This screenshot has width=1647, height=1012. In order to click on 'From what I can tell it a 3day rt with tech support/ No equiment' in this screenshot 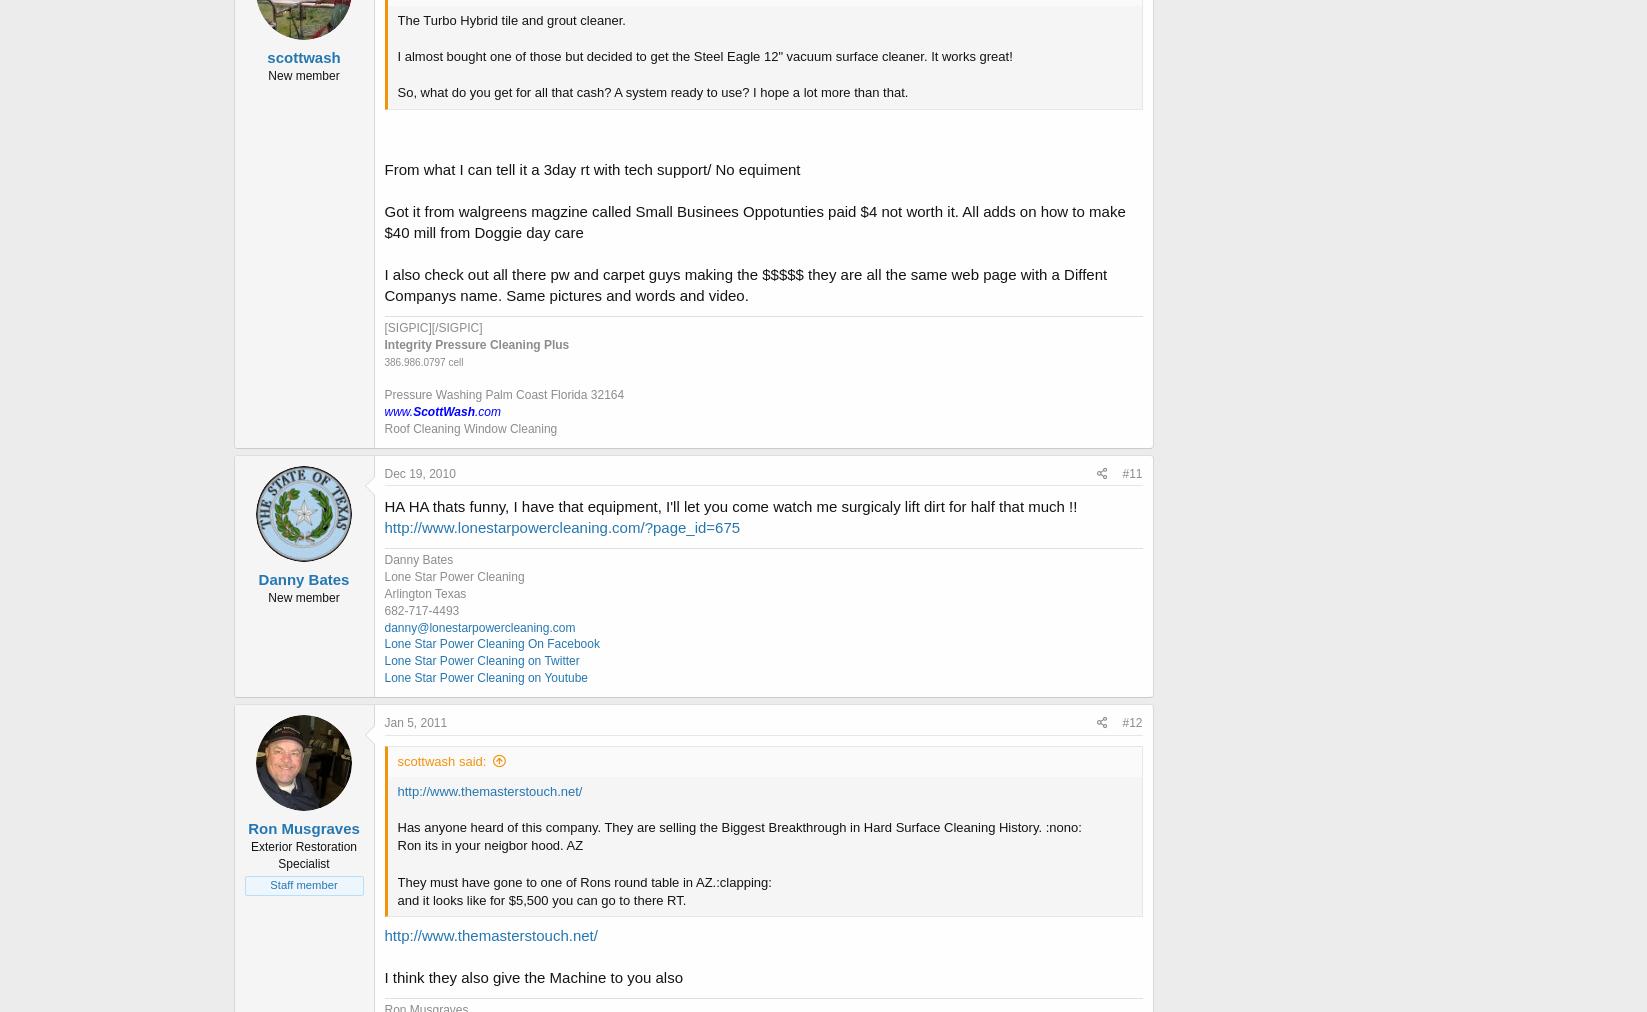, I will do `click(384, 169)`.